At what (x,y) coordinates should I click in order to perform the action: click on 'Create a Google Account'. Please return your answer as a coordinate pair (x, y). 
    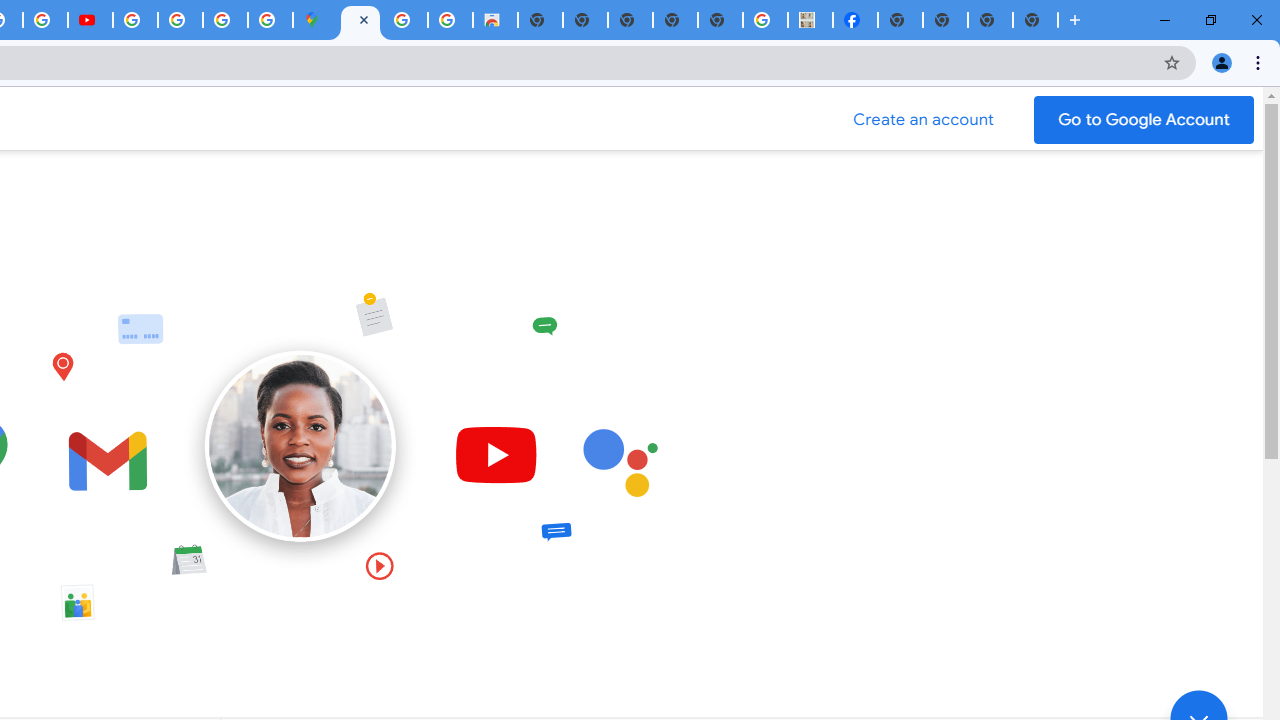
    Looking at the image, I should click on (923, 119).